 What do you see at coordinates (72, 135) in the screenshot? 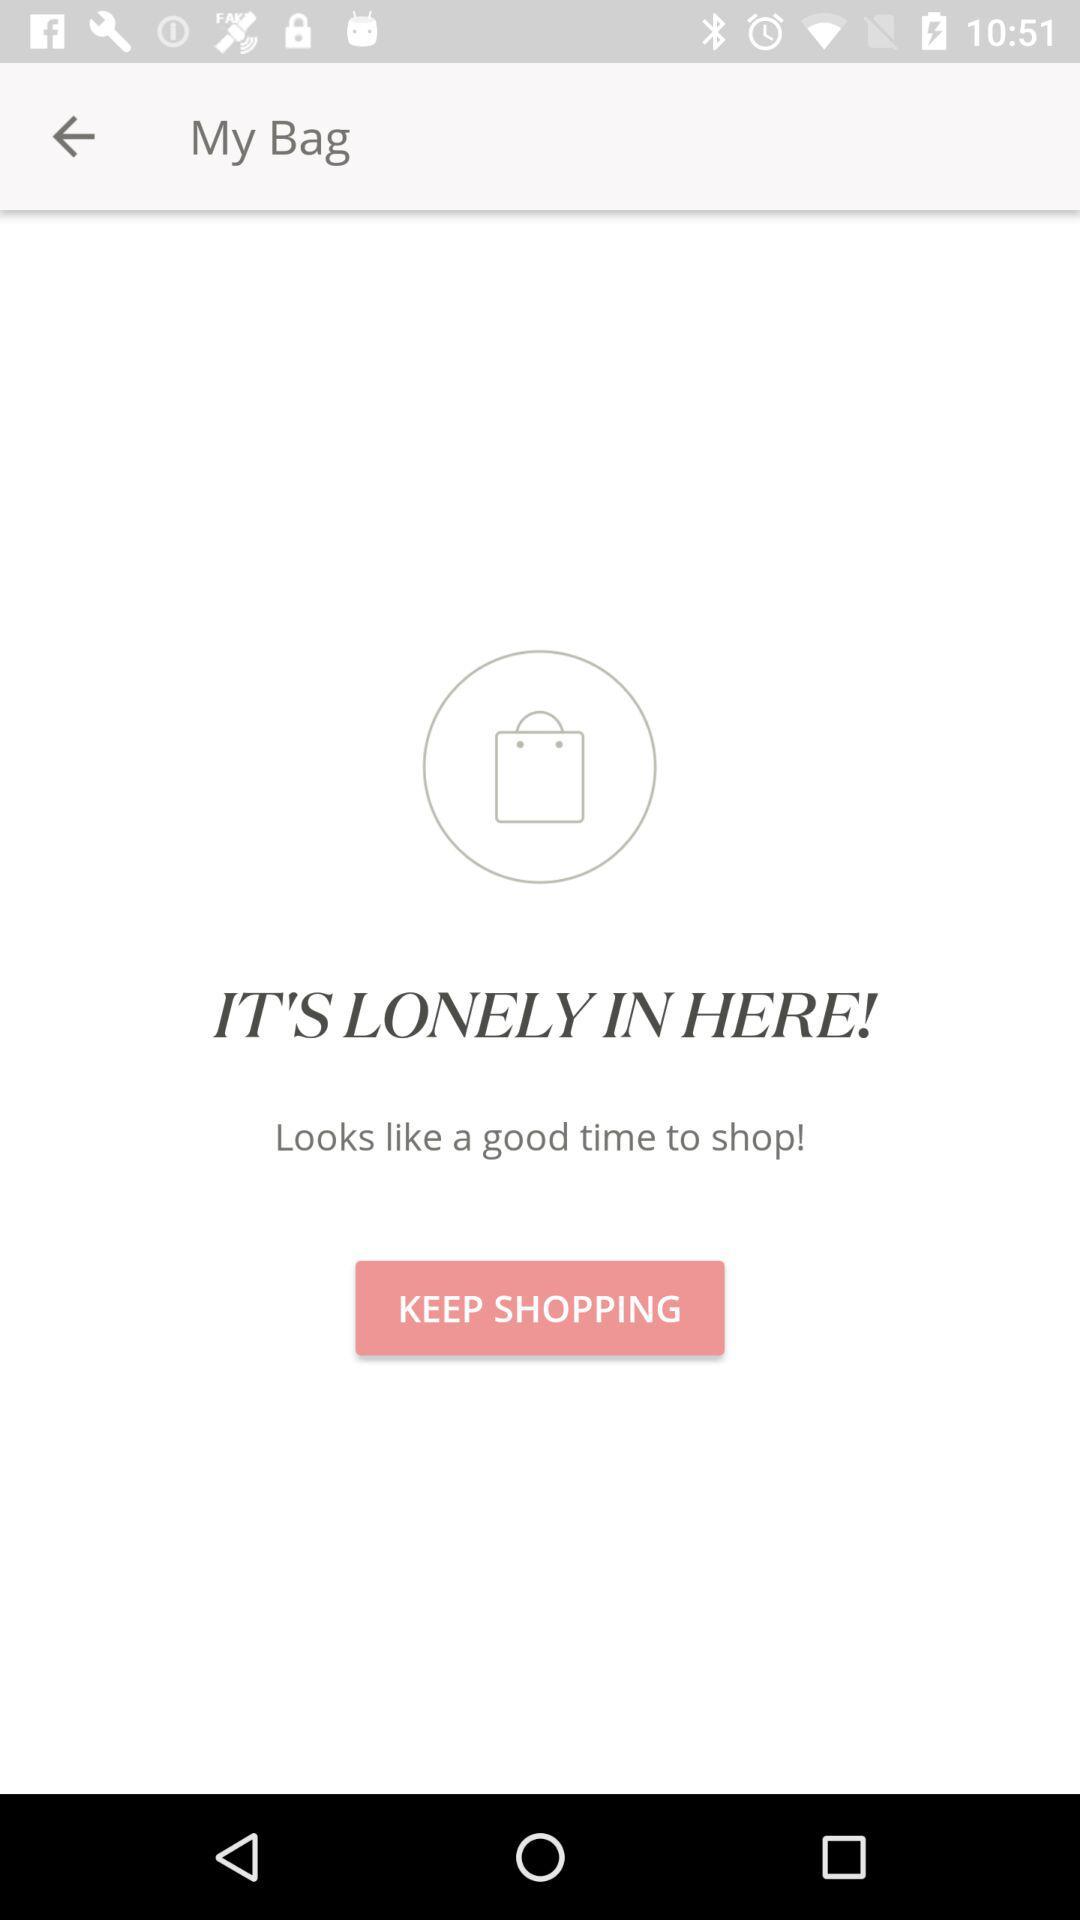
I see `the item at the top left corner` at bounding box center [72, 135].